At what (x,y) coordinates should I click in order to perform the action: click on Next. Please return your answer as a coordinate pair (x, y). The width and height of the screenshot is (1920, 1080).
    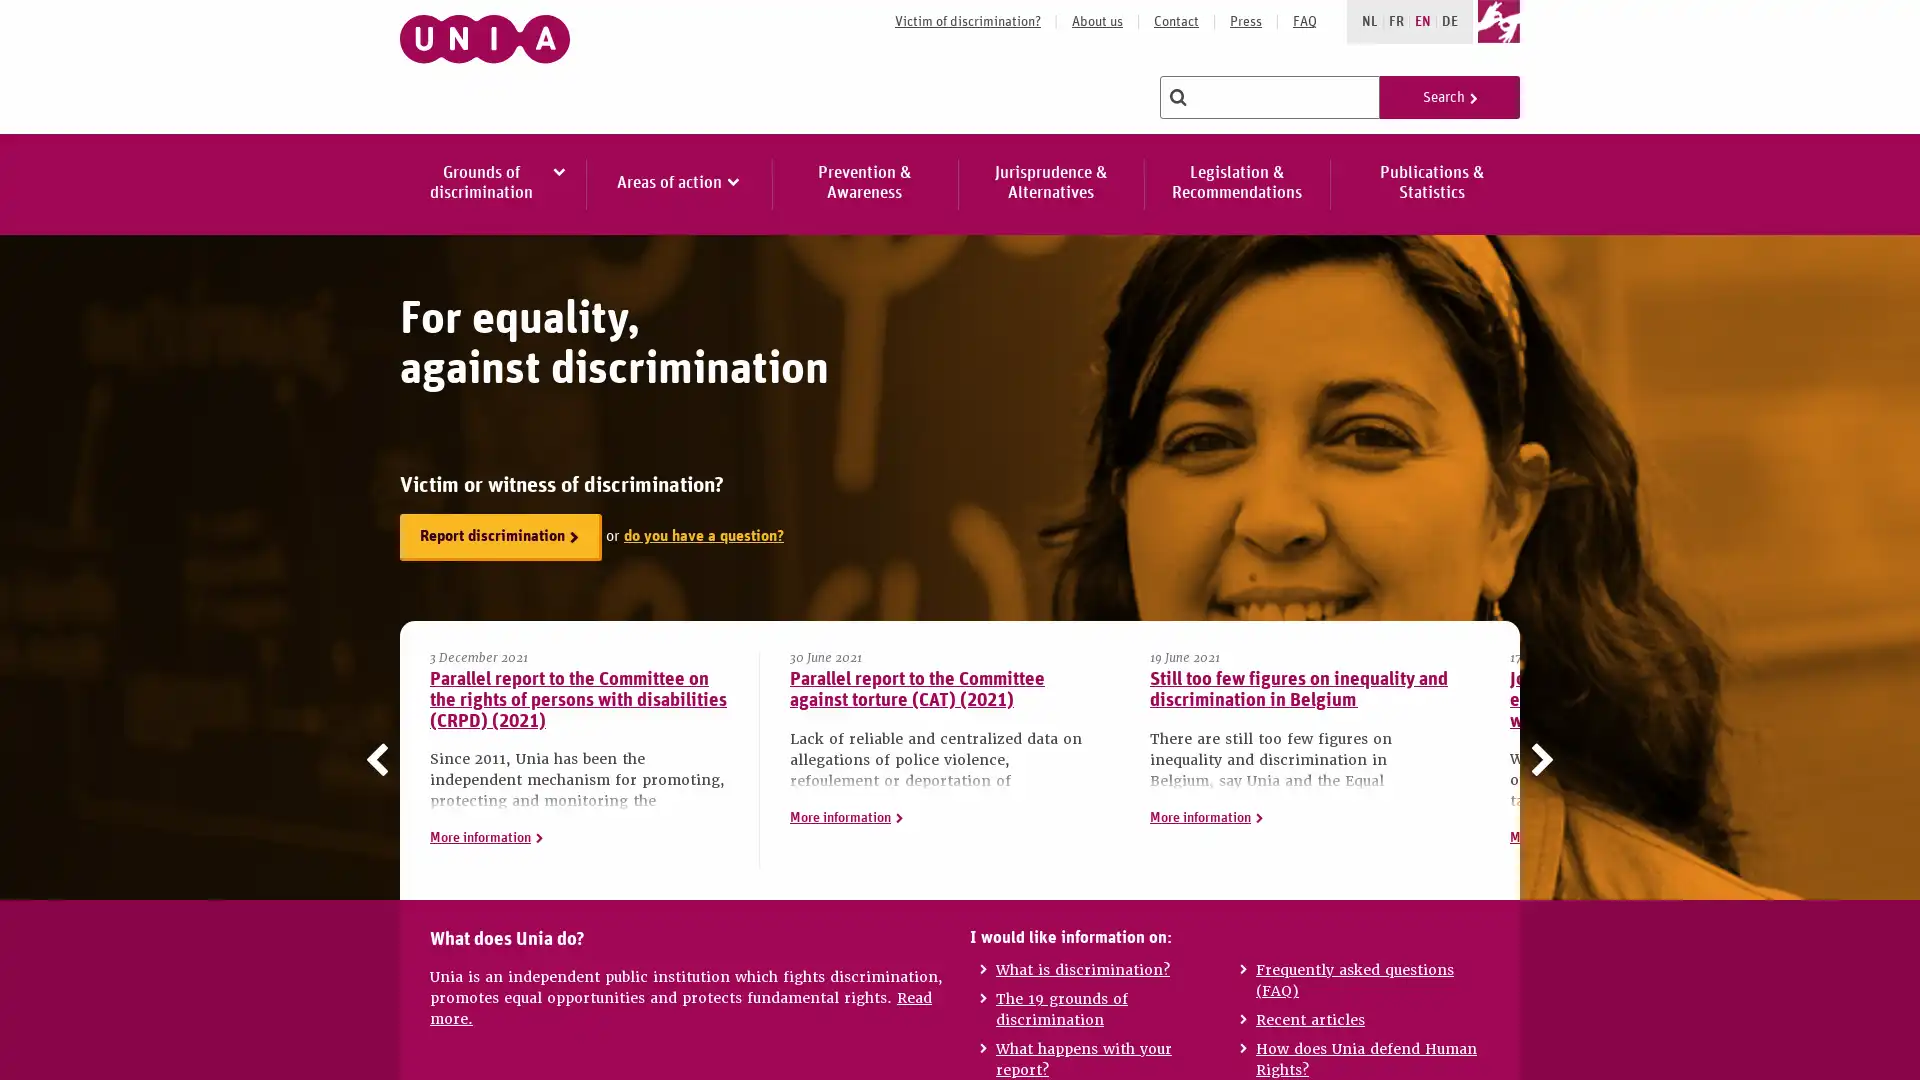
    Looking at the image, I should click on (1536, 759).